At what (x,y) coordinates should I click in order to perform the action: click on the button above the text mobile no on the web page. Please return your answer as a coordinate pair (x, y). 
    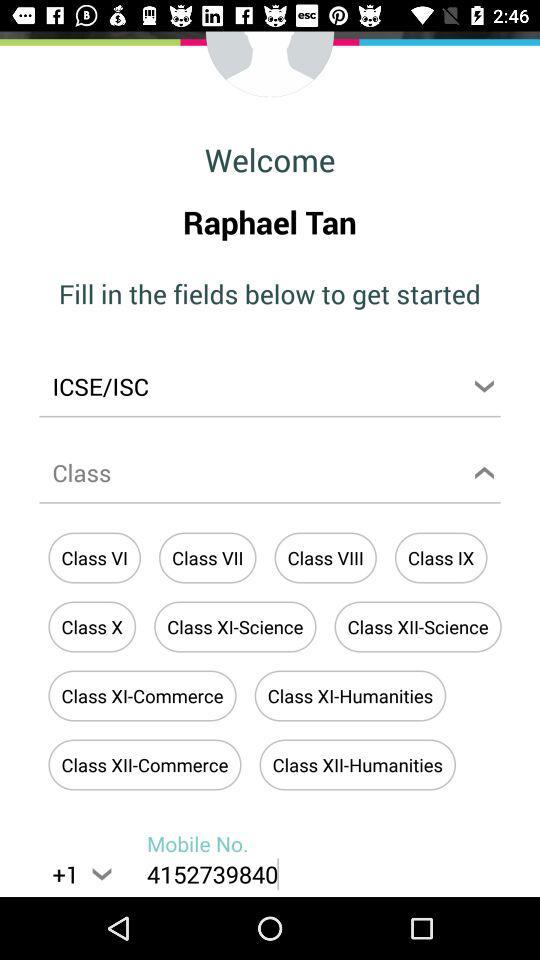
    Looking at the image, I should click on (143, 764).